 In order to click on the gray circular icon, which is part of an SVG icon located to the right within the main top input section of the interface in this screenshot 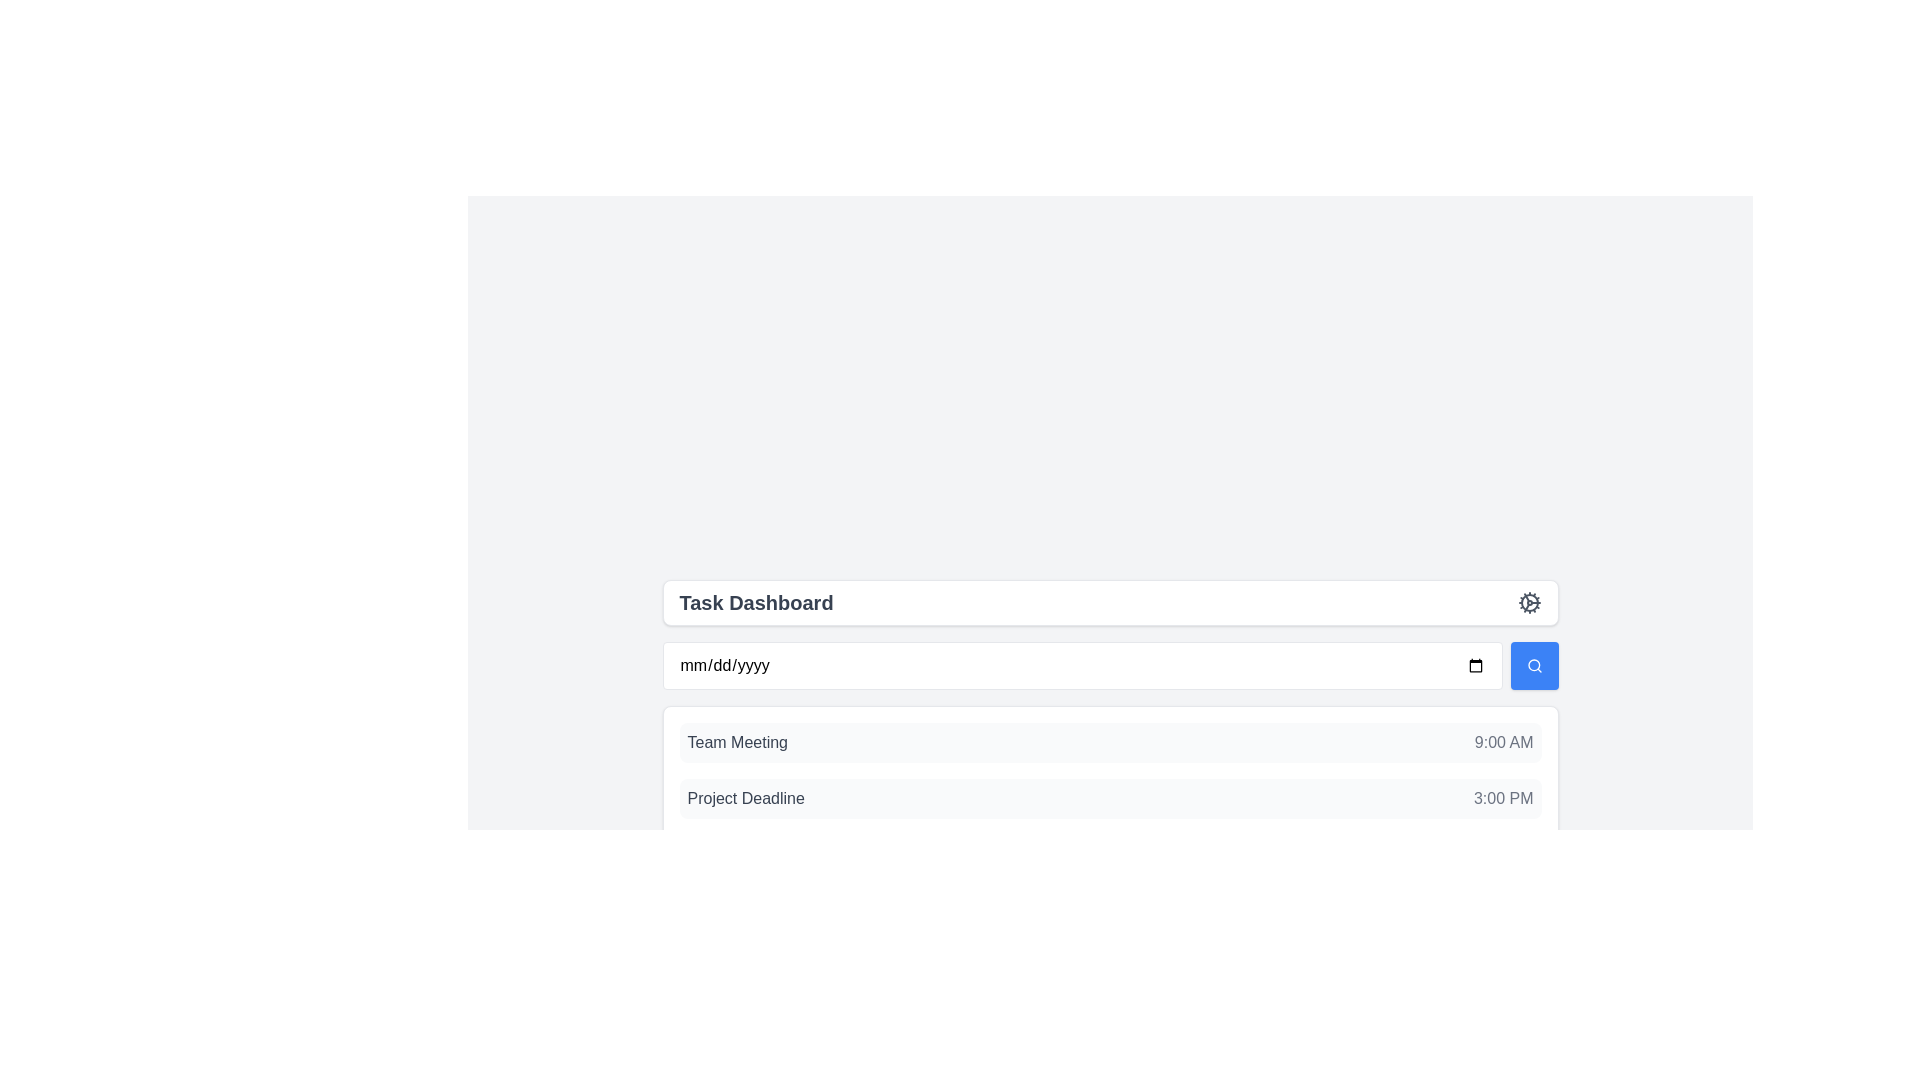, I will do `click(1528, 601)`.